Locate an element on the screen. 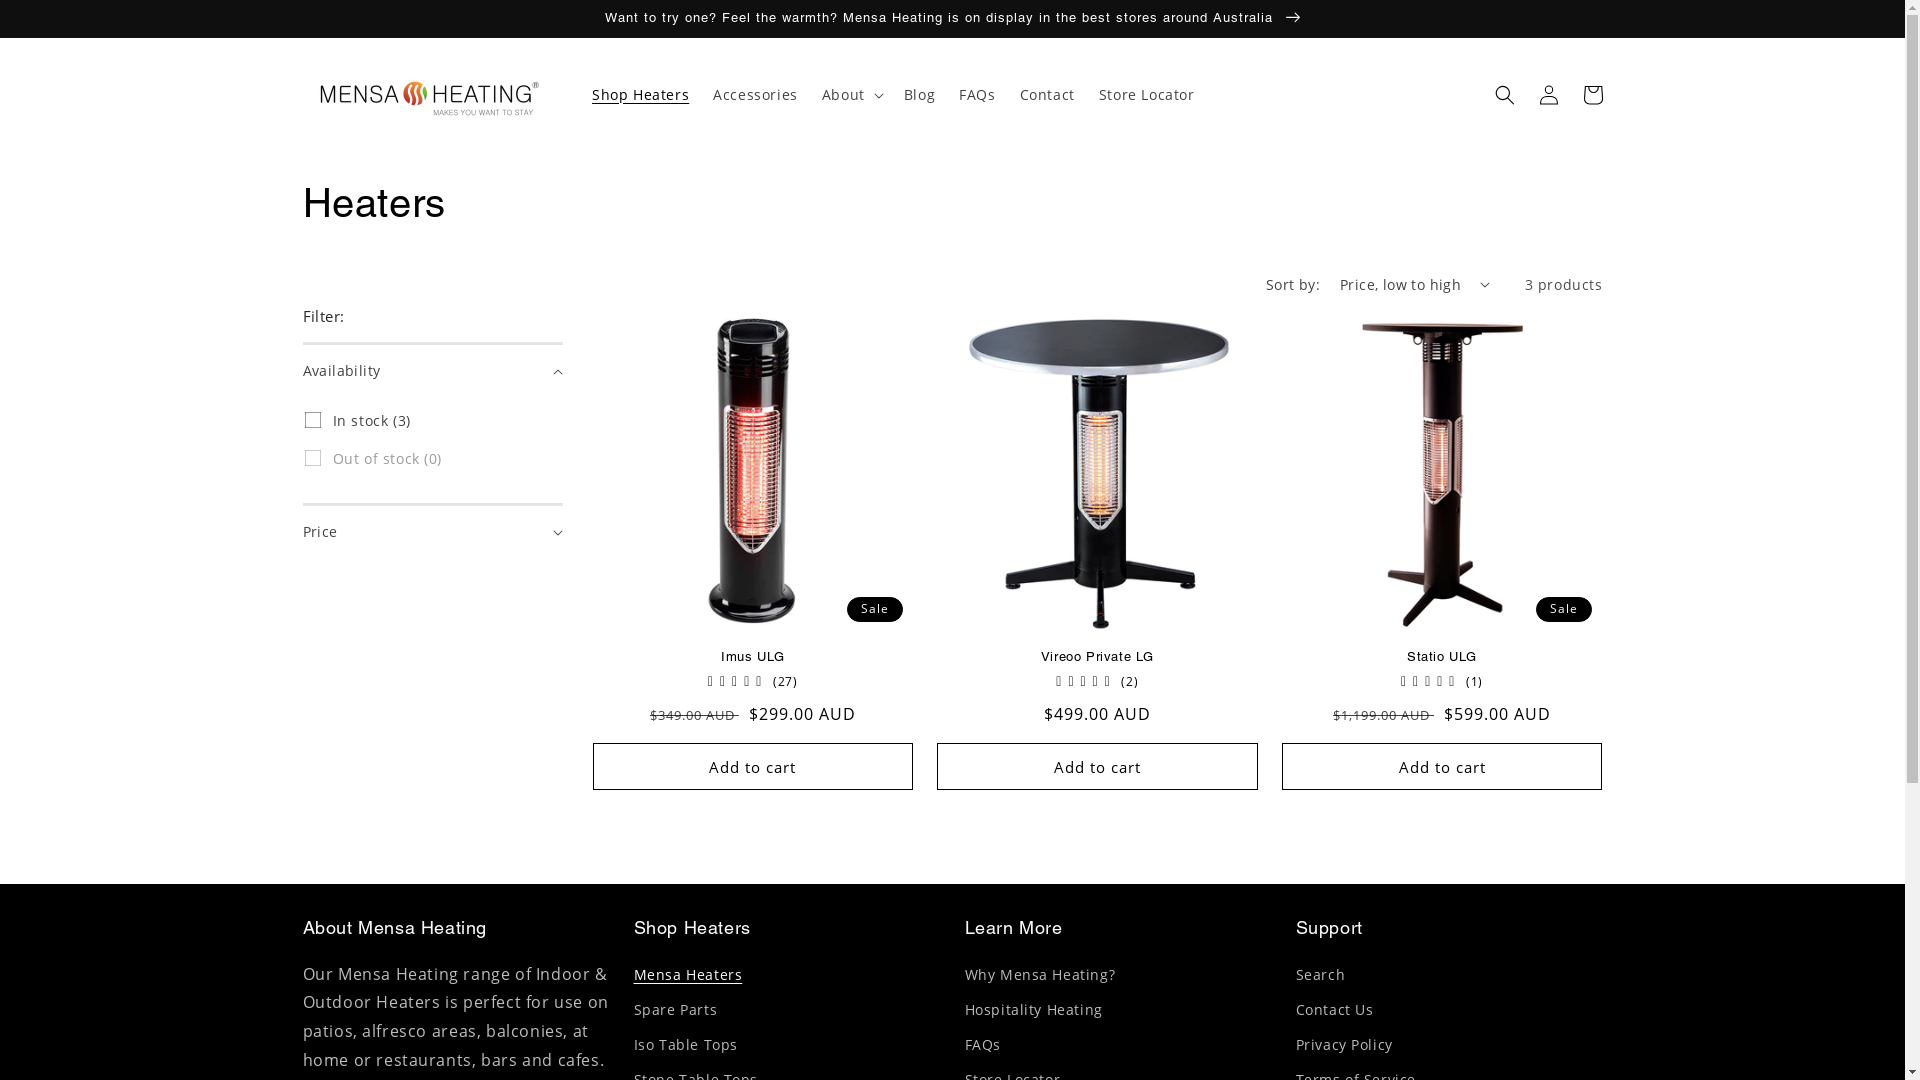  'Accessories' is located at coordinates (700, 95).